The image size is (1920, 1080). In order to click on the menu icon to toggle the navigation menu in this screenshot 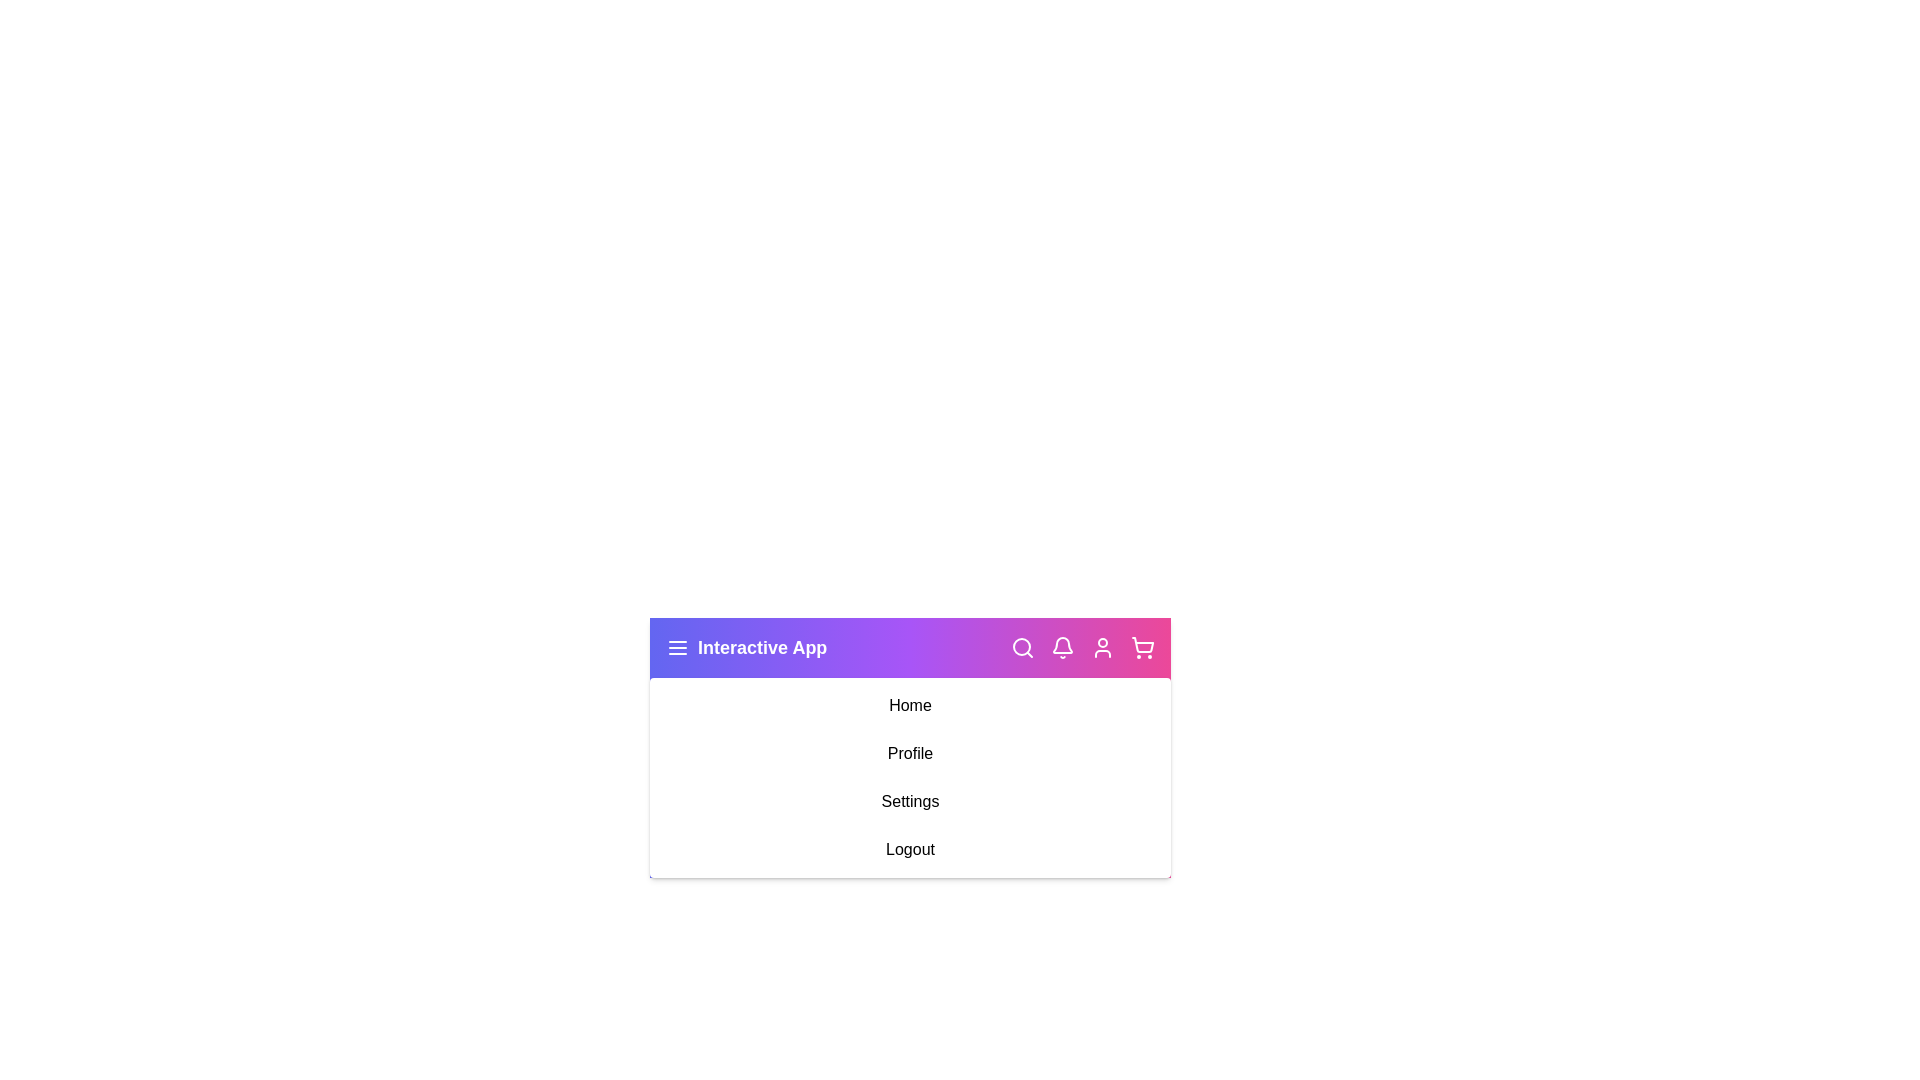, I will do `click(677, 648)`.